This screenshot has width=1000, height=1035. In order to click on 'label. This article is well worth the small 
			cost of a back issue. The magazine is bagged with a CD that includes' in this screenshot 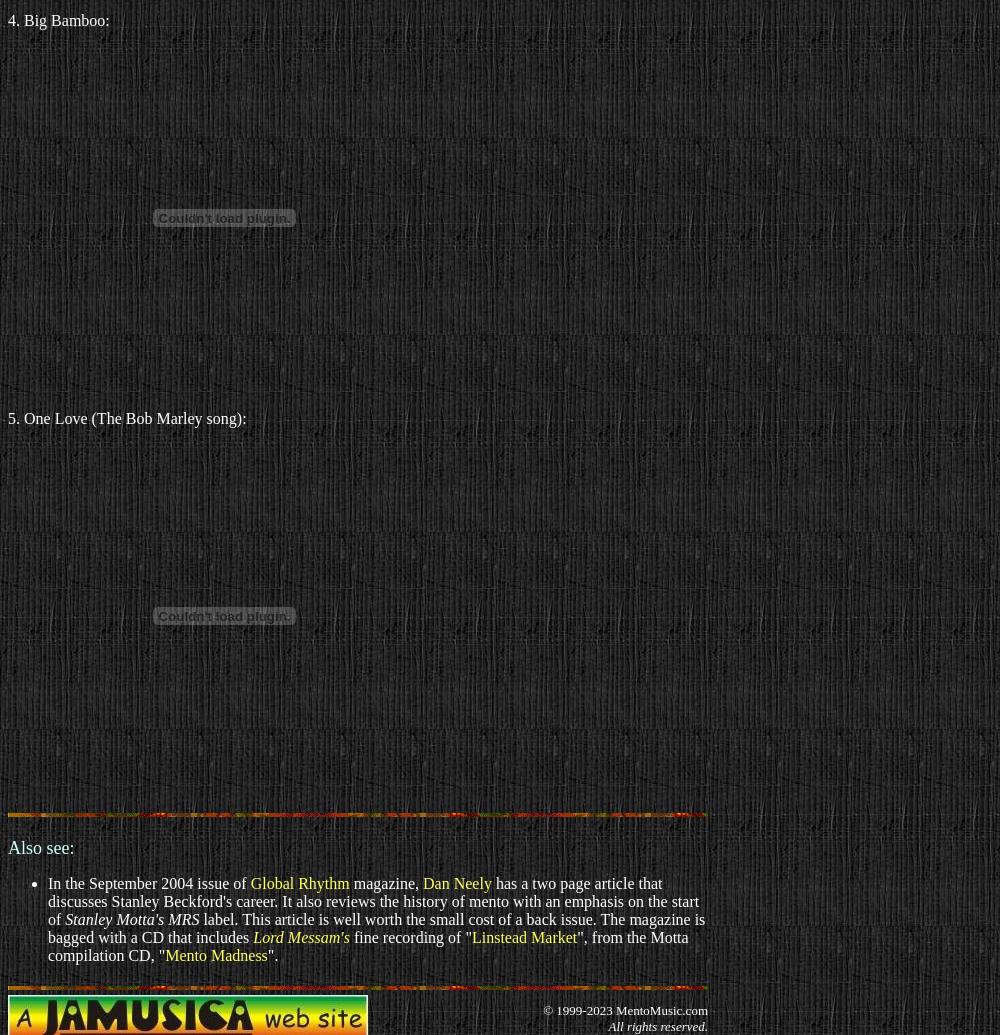, I will do `click(376, 927)`.